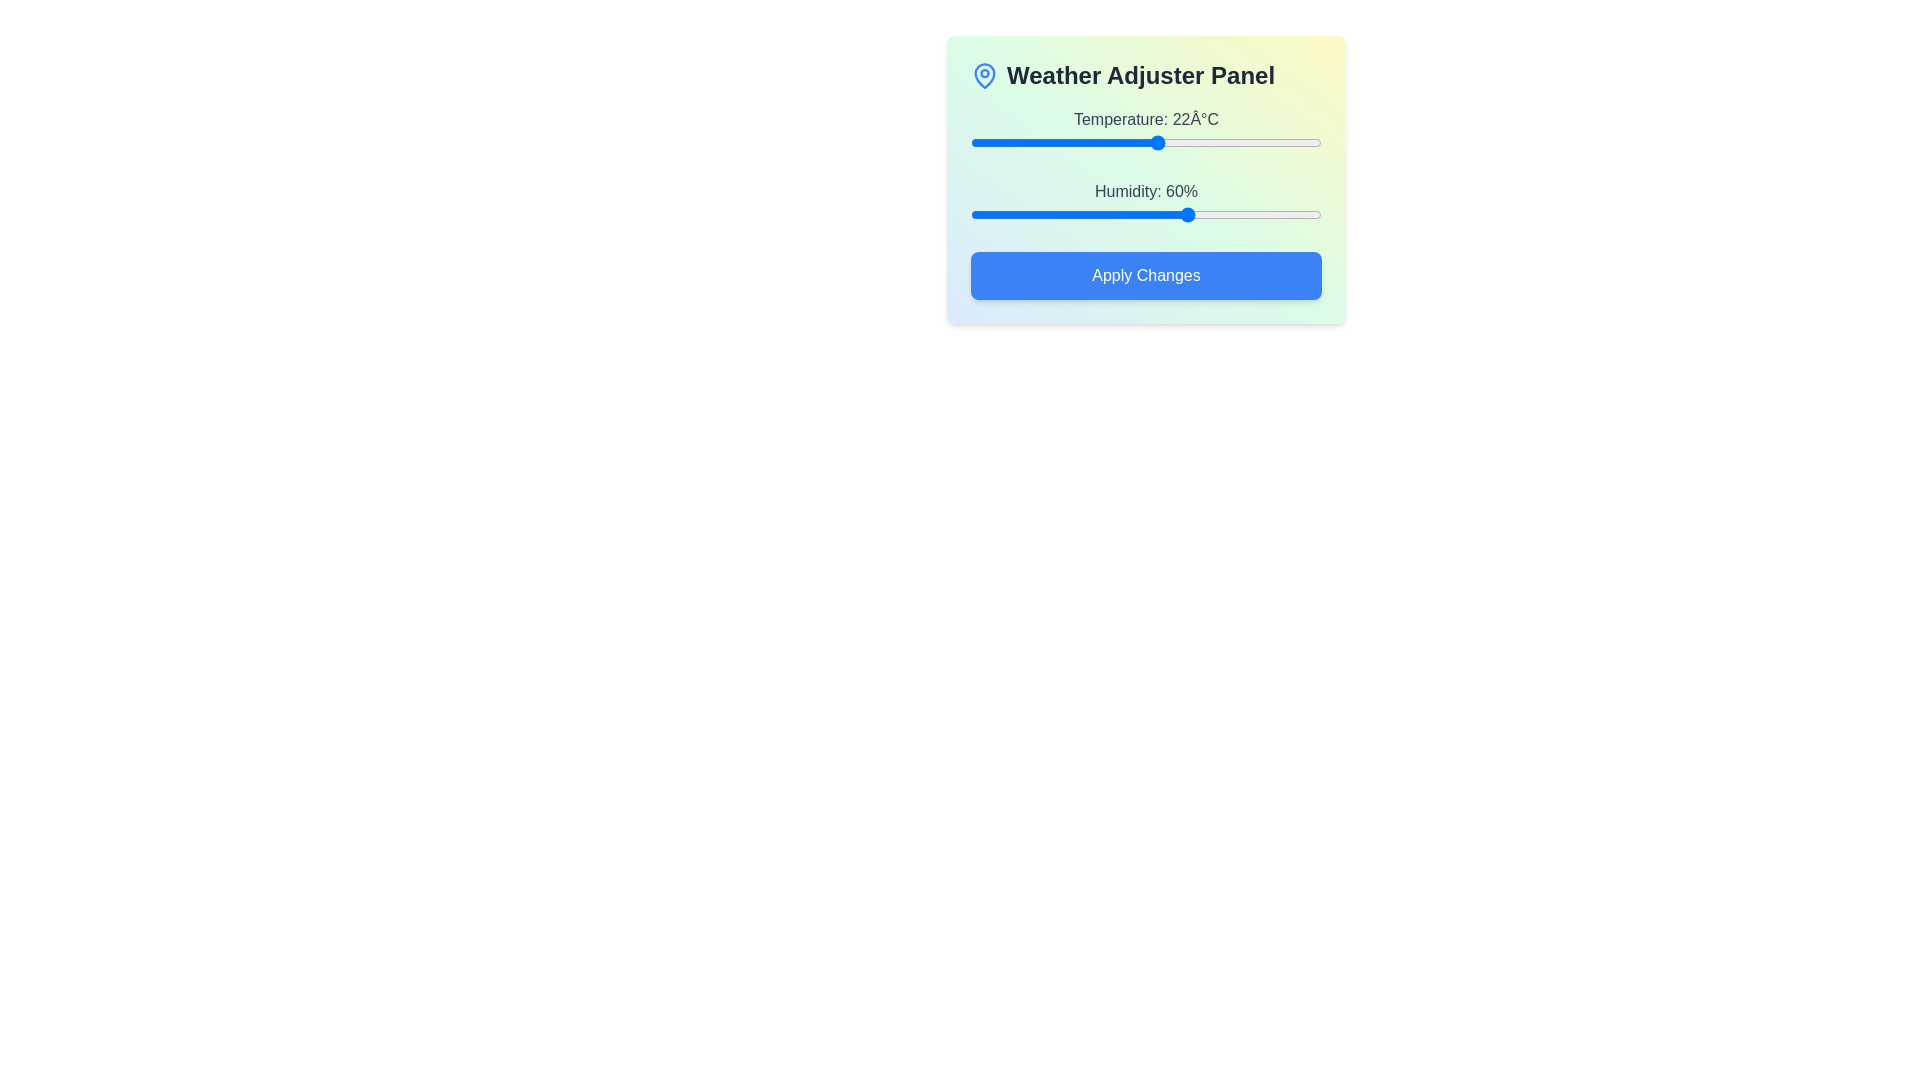 The height and width of the screenshot is (1080, 1920). What do you see at coordinates (1146, 276) in the screenshot?
I see `'Apply Changes' button` at bounding box center [1146, 276].